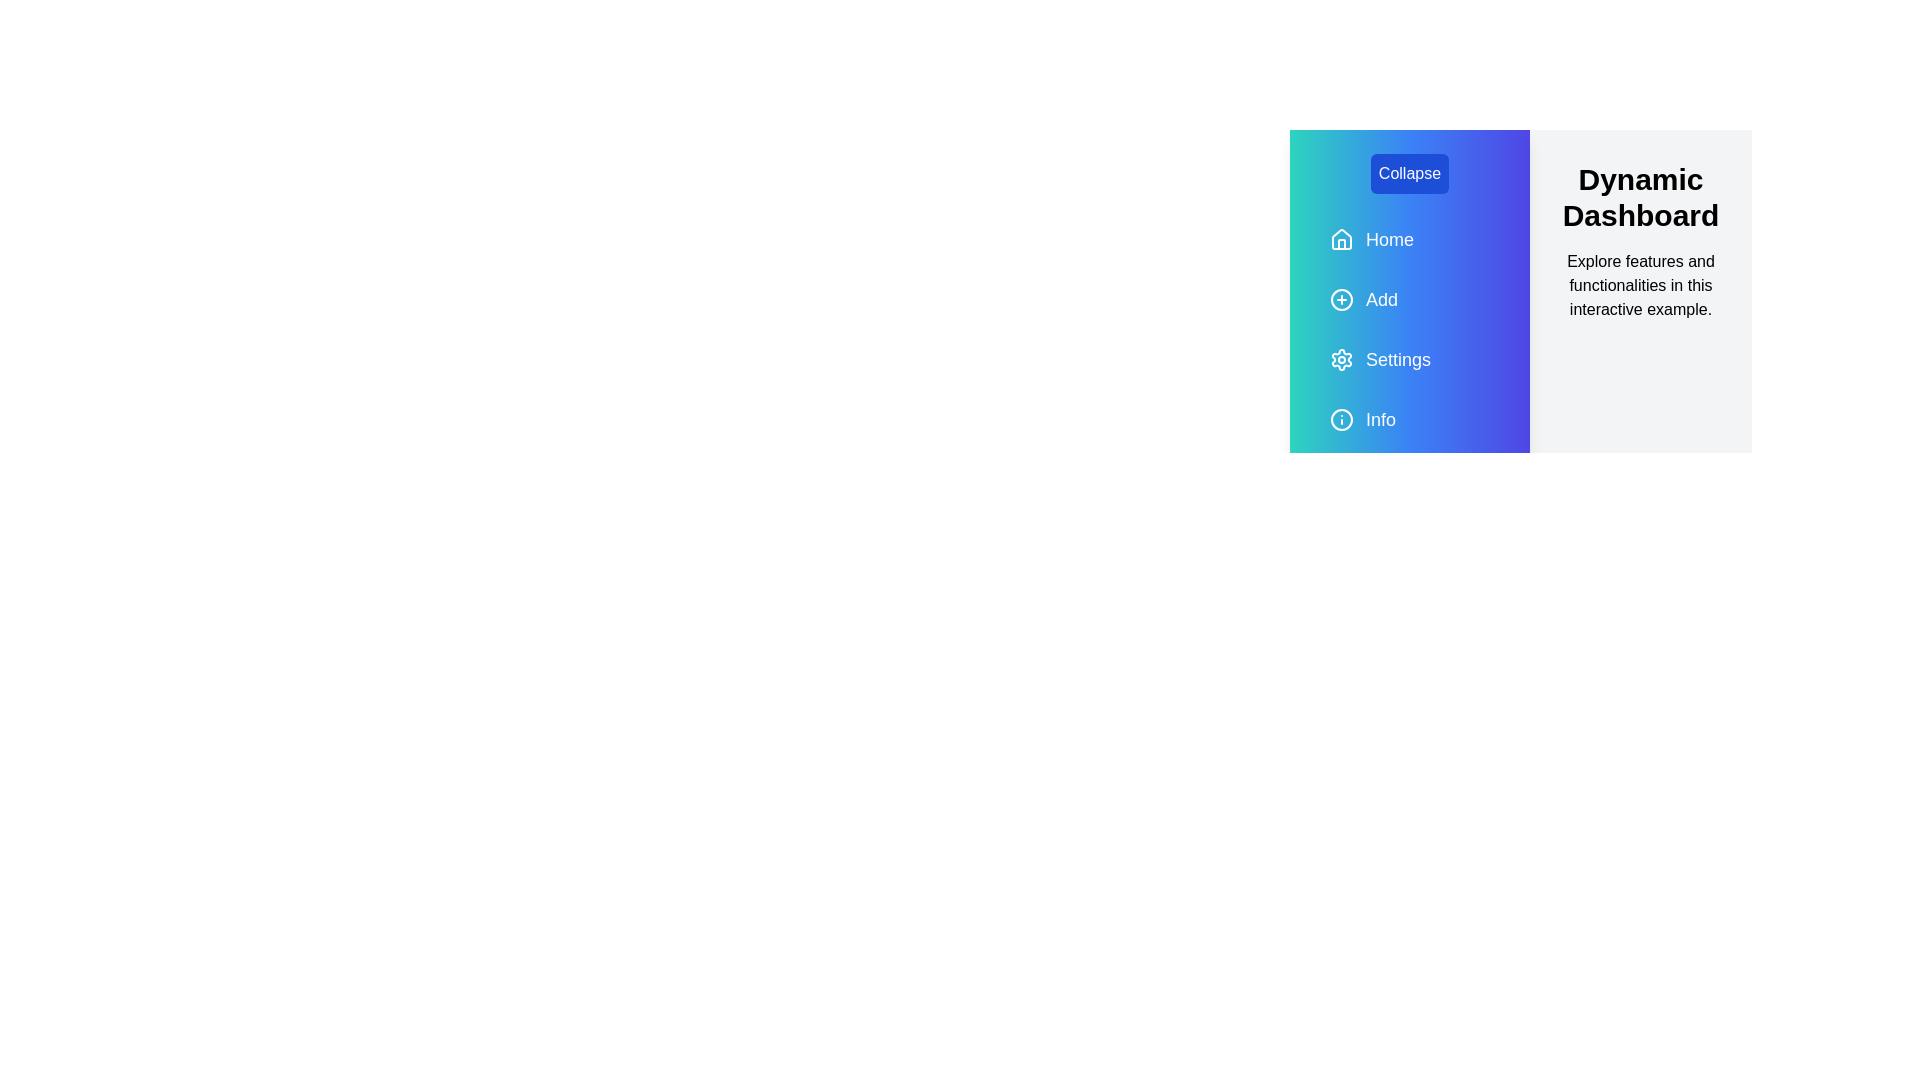 This screenshot has width=1920, height=1080. I want to click on the 'Home' navigation item, so click(1409, 238).